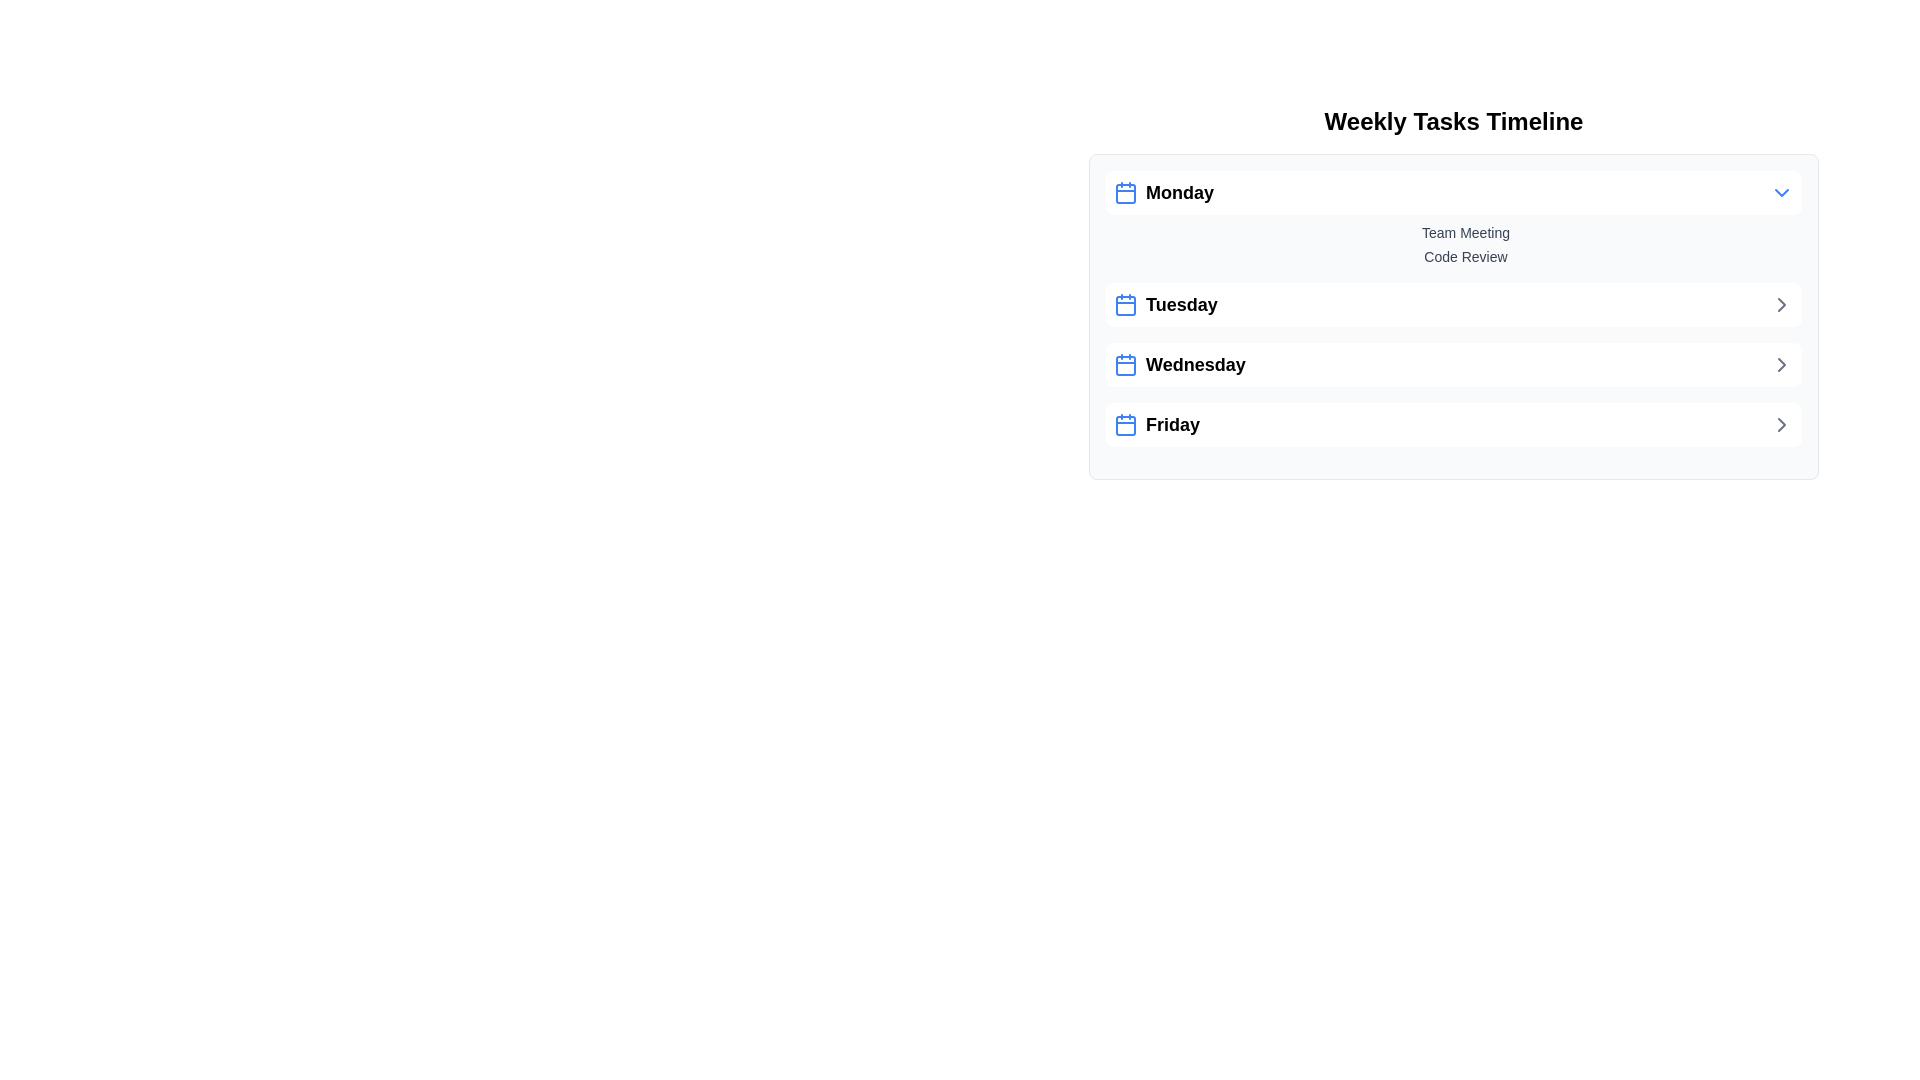 Image resolution: width=1920 pixels, height=1080 pixels. What do you see at coordinates (1126, 424) in the screenshot?
I see `the calendar icon associated with the 'Friday' label in the Weekly Tasks Timeline interface` at bounding box center [1126, 424].